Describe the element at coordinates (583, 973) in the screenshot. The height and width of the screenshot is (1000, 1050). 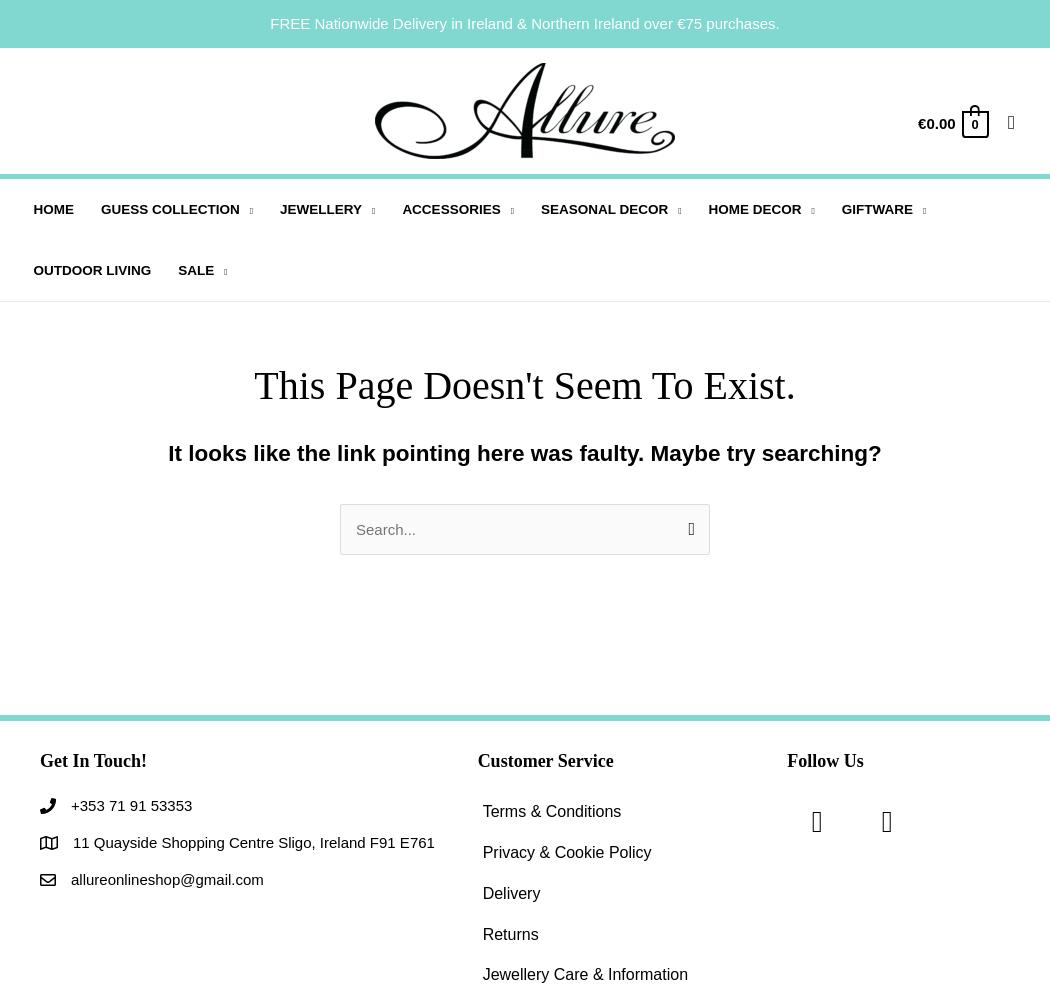
I see `'Jewellery Care & Information'` at that location.